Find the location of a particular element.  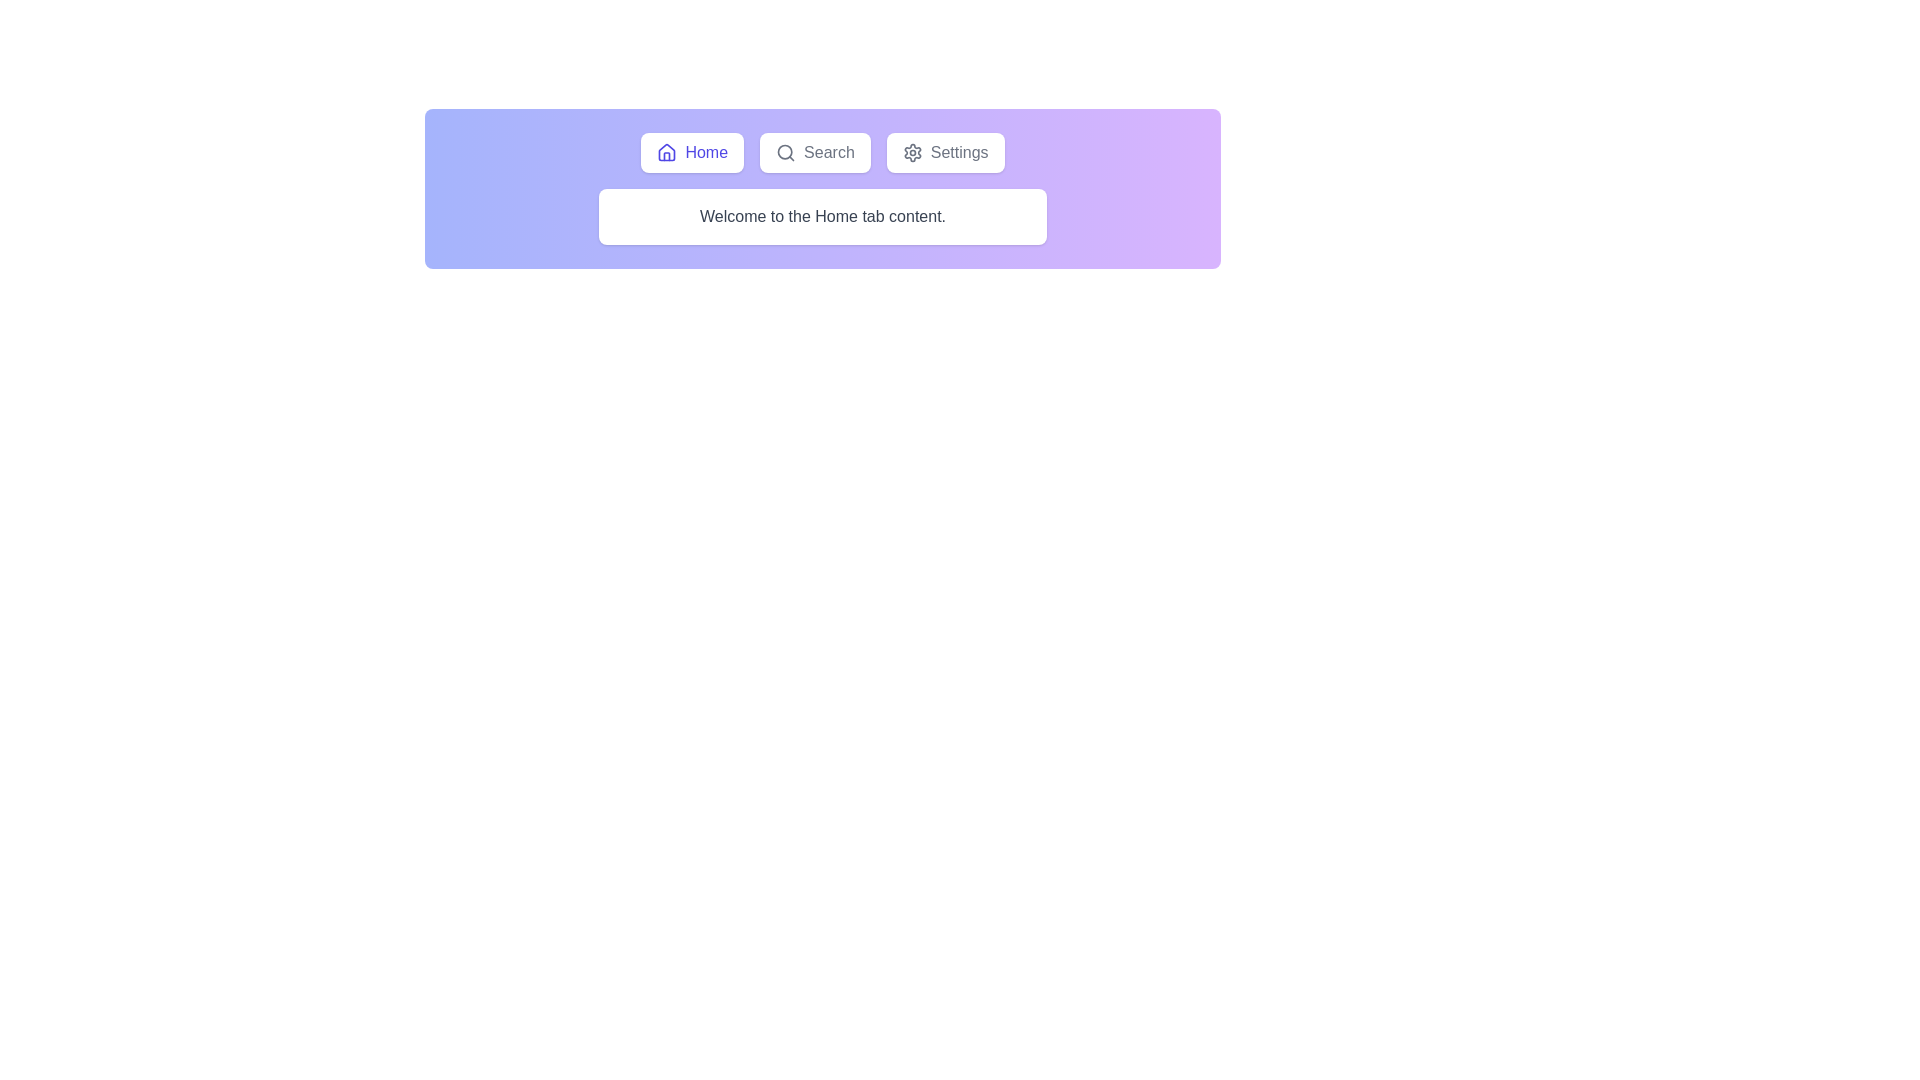

the 'Home' navigation button located on the left-hand side of the row of primary buttons to trigger the hover animation is located at coordinates (692, 152).